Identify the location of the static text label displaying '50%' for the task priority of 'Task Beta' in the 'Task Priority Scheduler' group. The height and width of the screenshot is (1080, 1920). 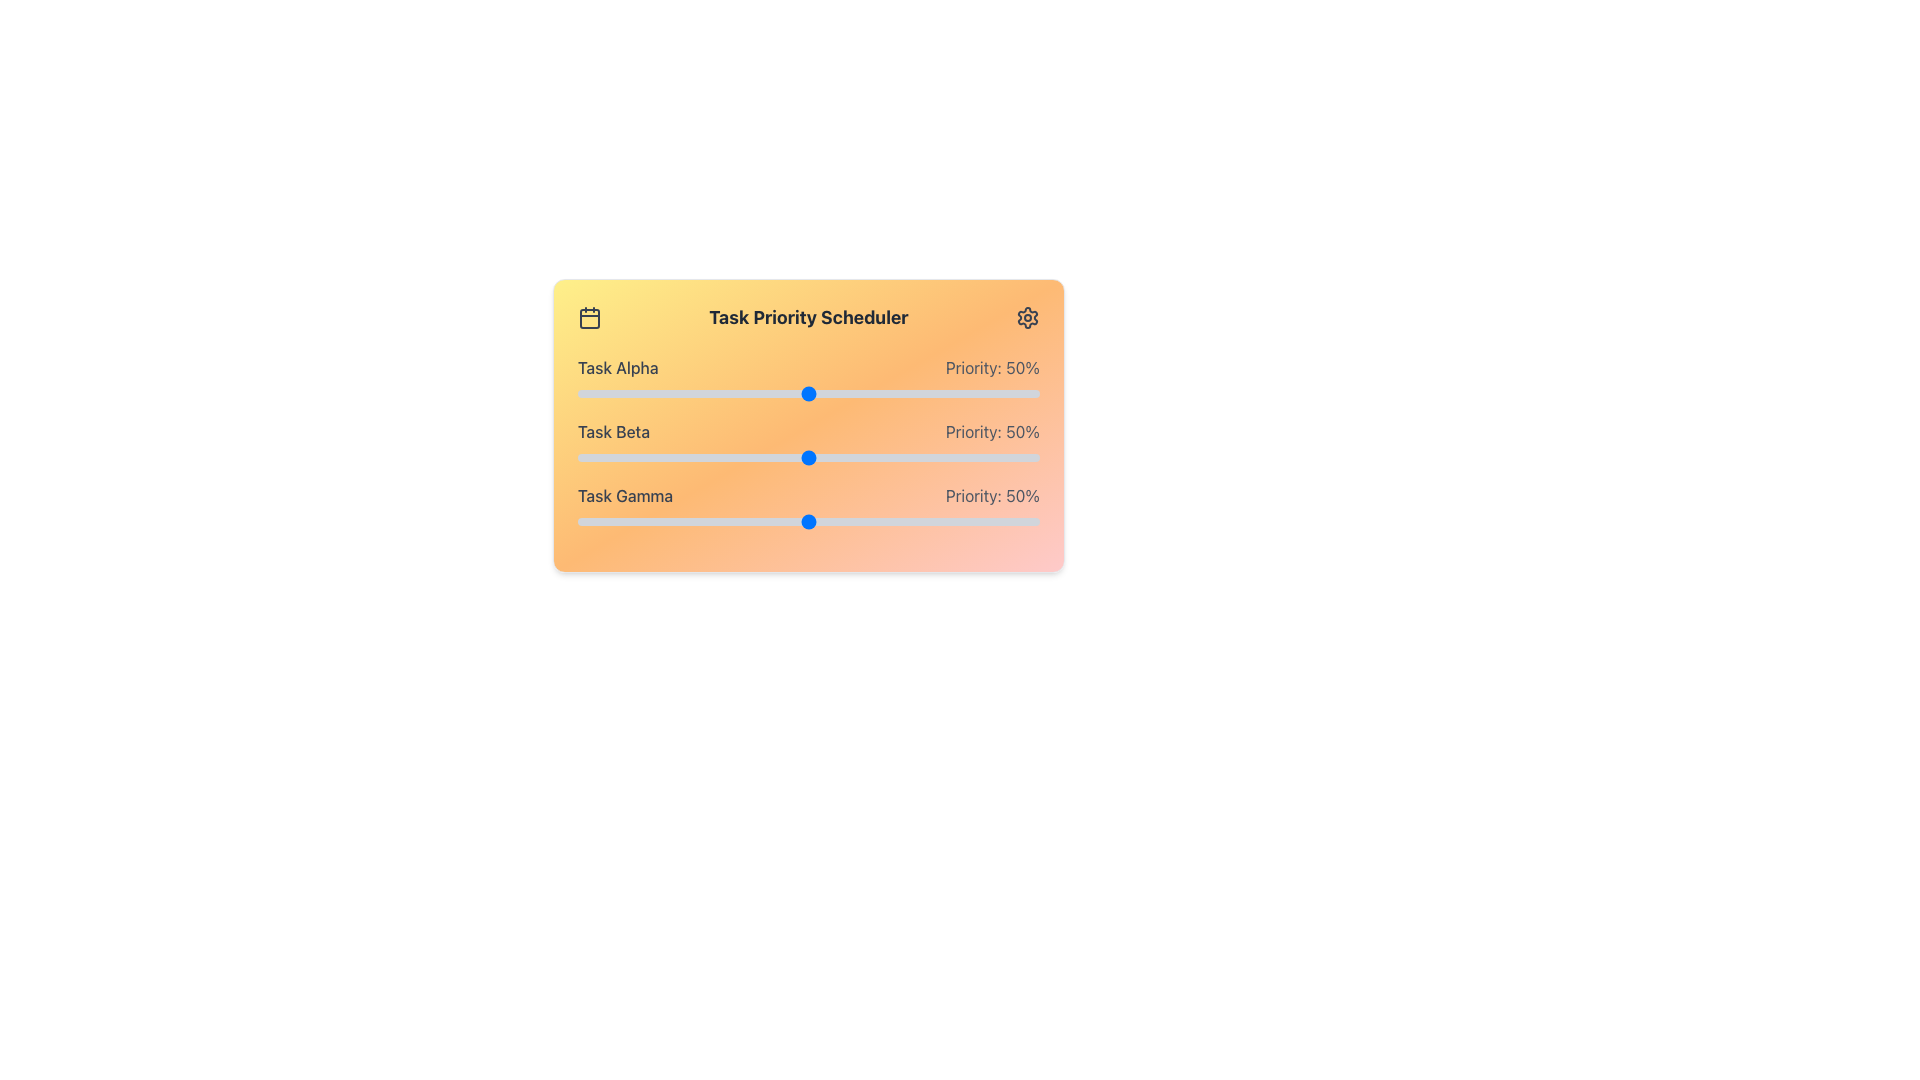
(992, 431).